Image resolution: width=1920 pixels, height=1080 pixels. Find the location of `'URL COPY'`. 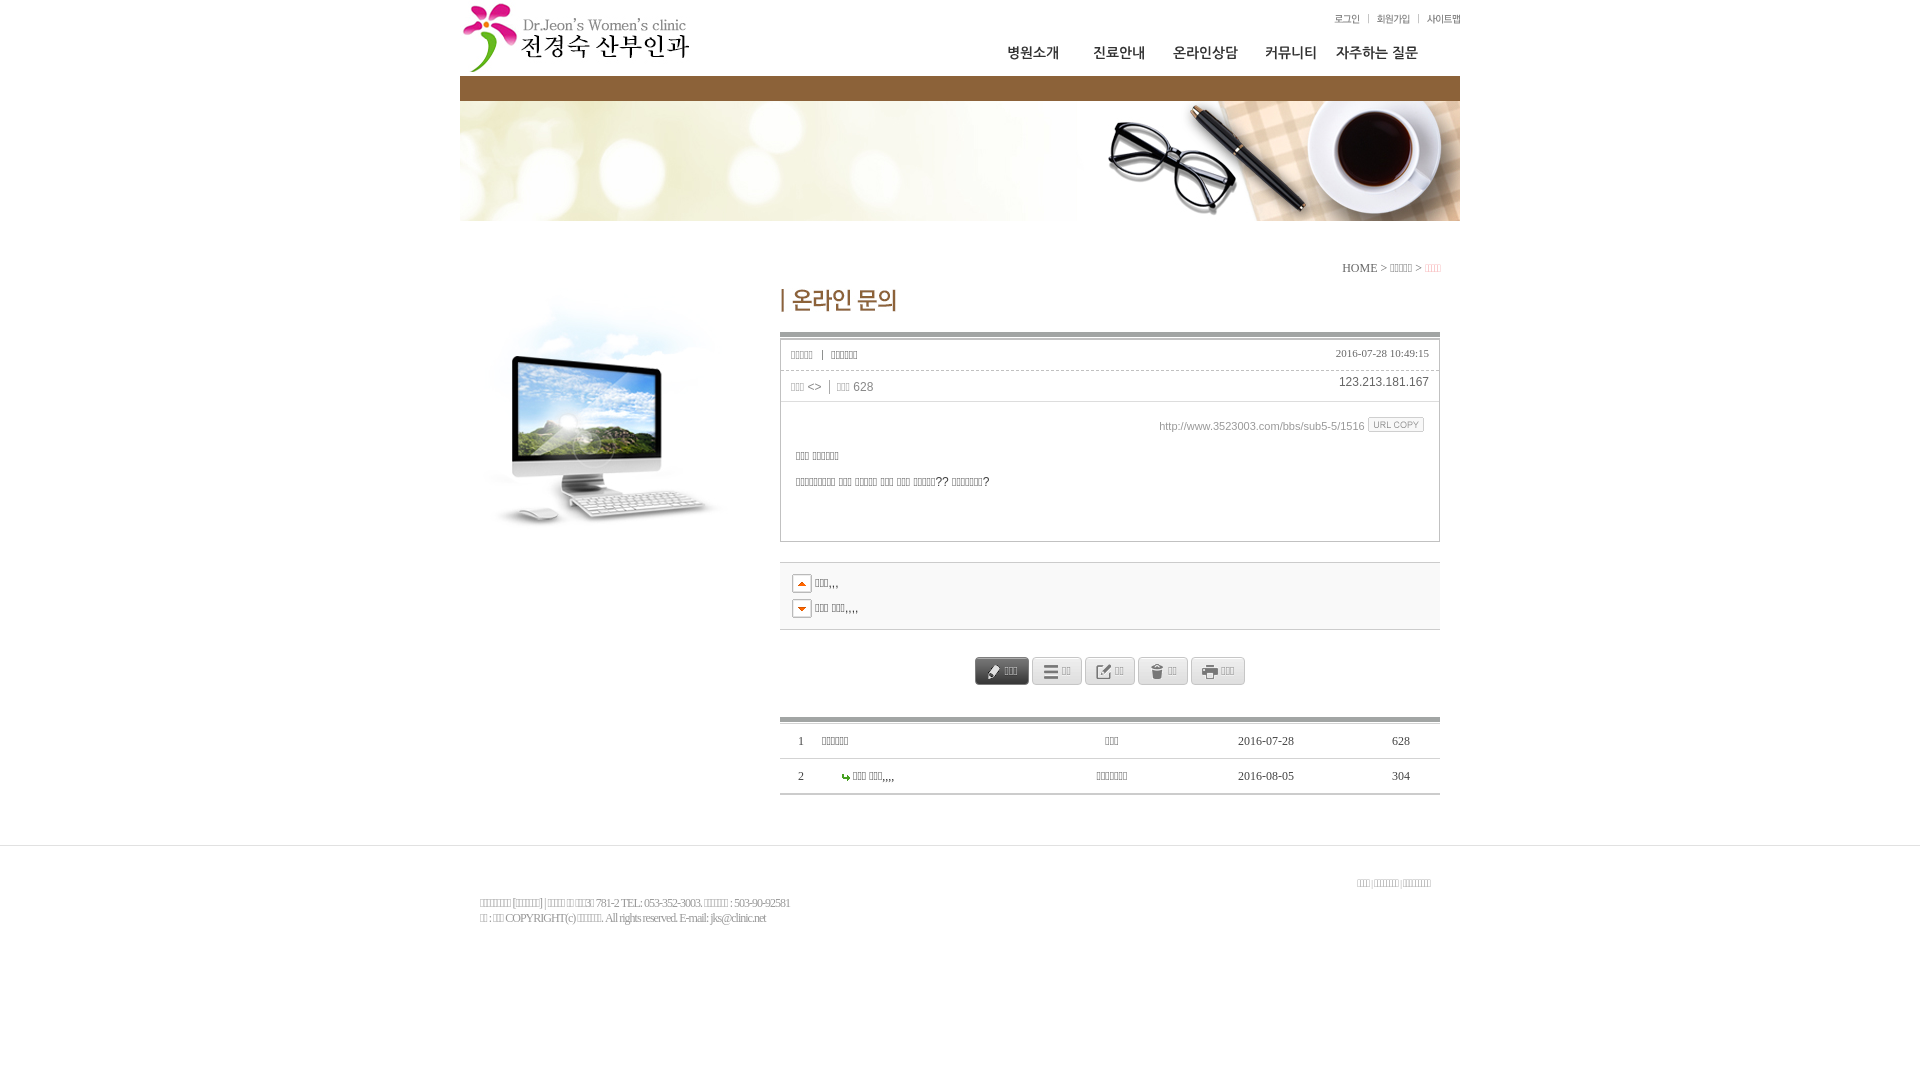

'URL COPY' is located at coordinates (1367, 423).